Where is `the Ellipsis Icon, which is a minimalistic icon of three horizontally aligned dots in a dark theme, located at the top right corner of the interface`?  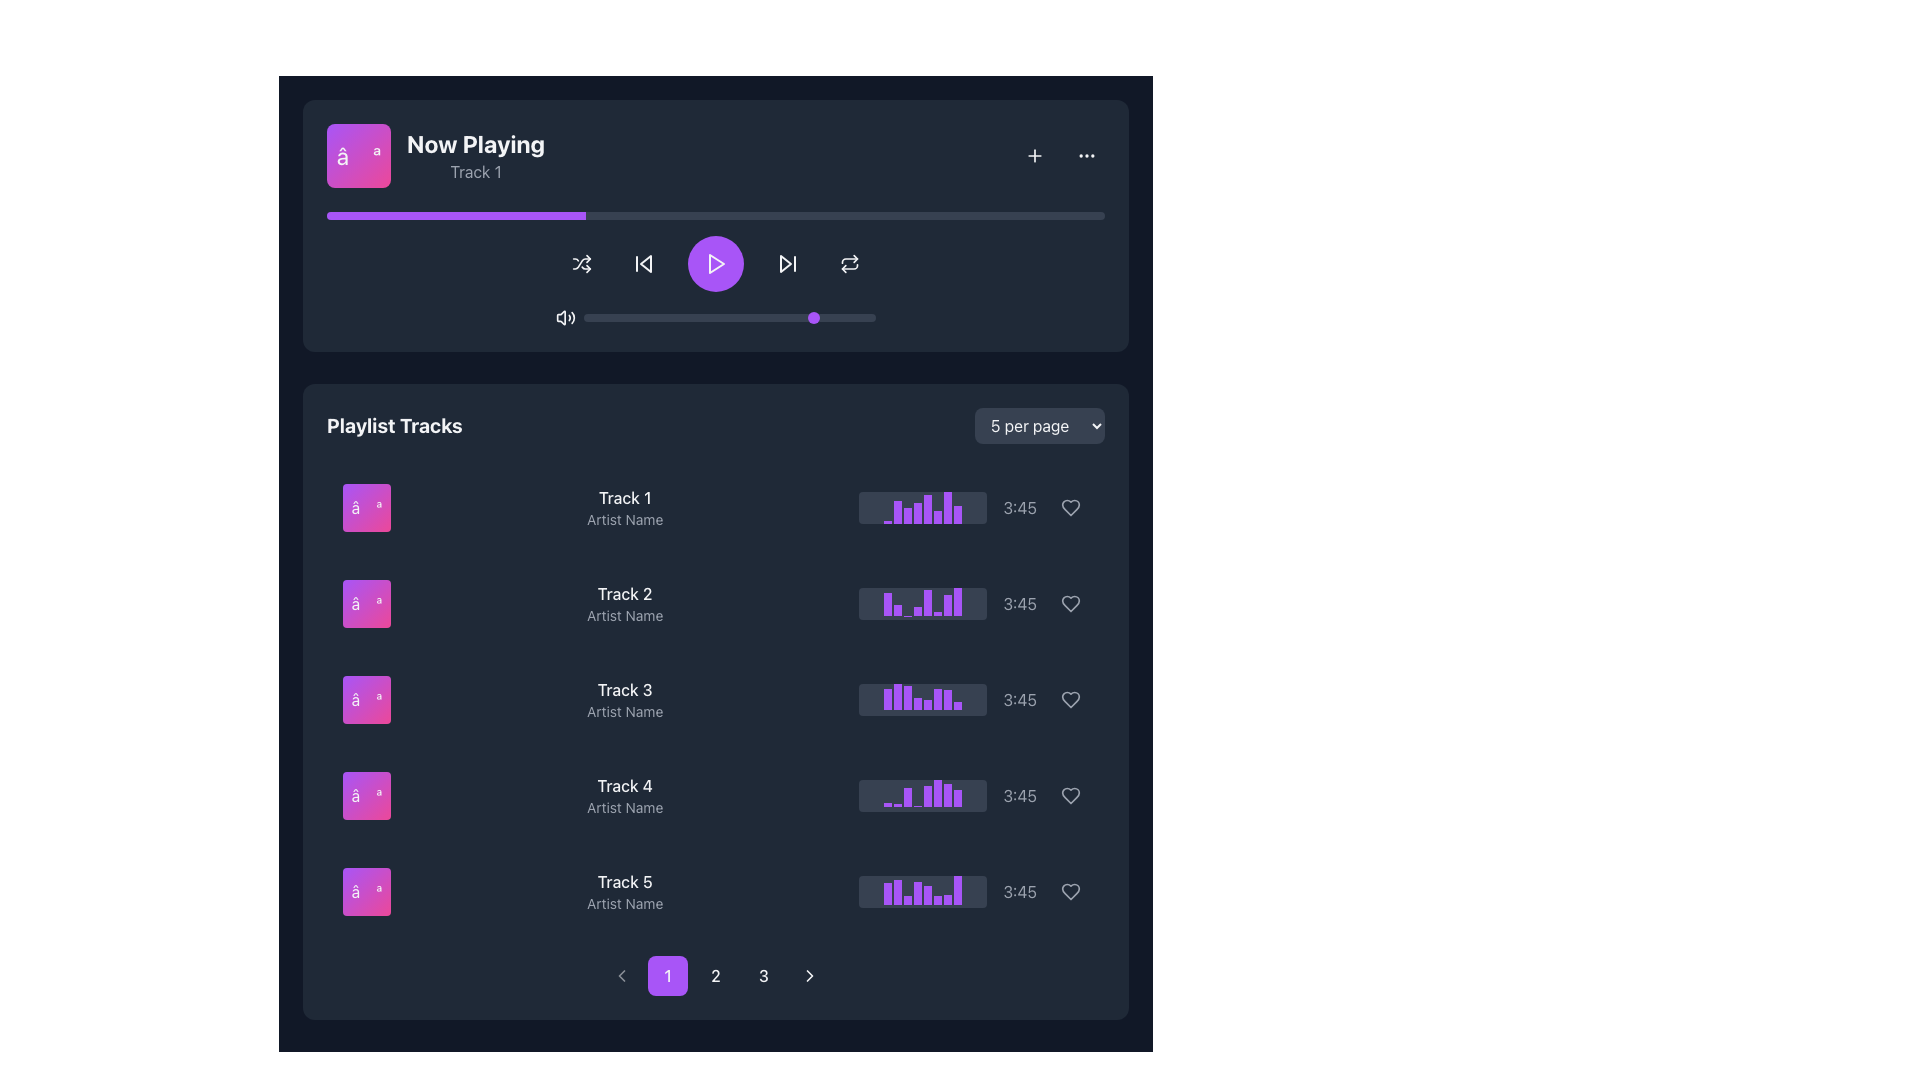 the Ellipsis Icon, which is a minimalistic icon of three horizontally aligned dots in a dark theme, located at the top right corner of the interface is located at coordinates (1085, 154).